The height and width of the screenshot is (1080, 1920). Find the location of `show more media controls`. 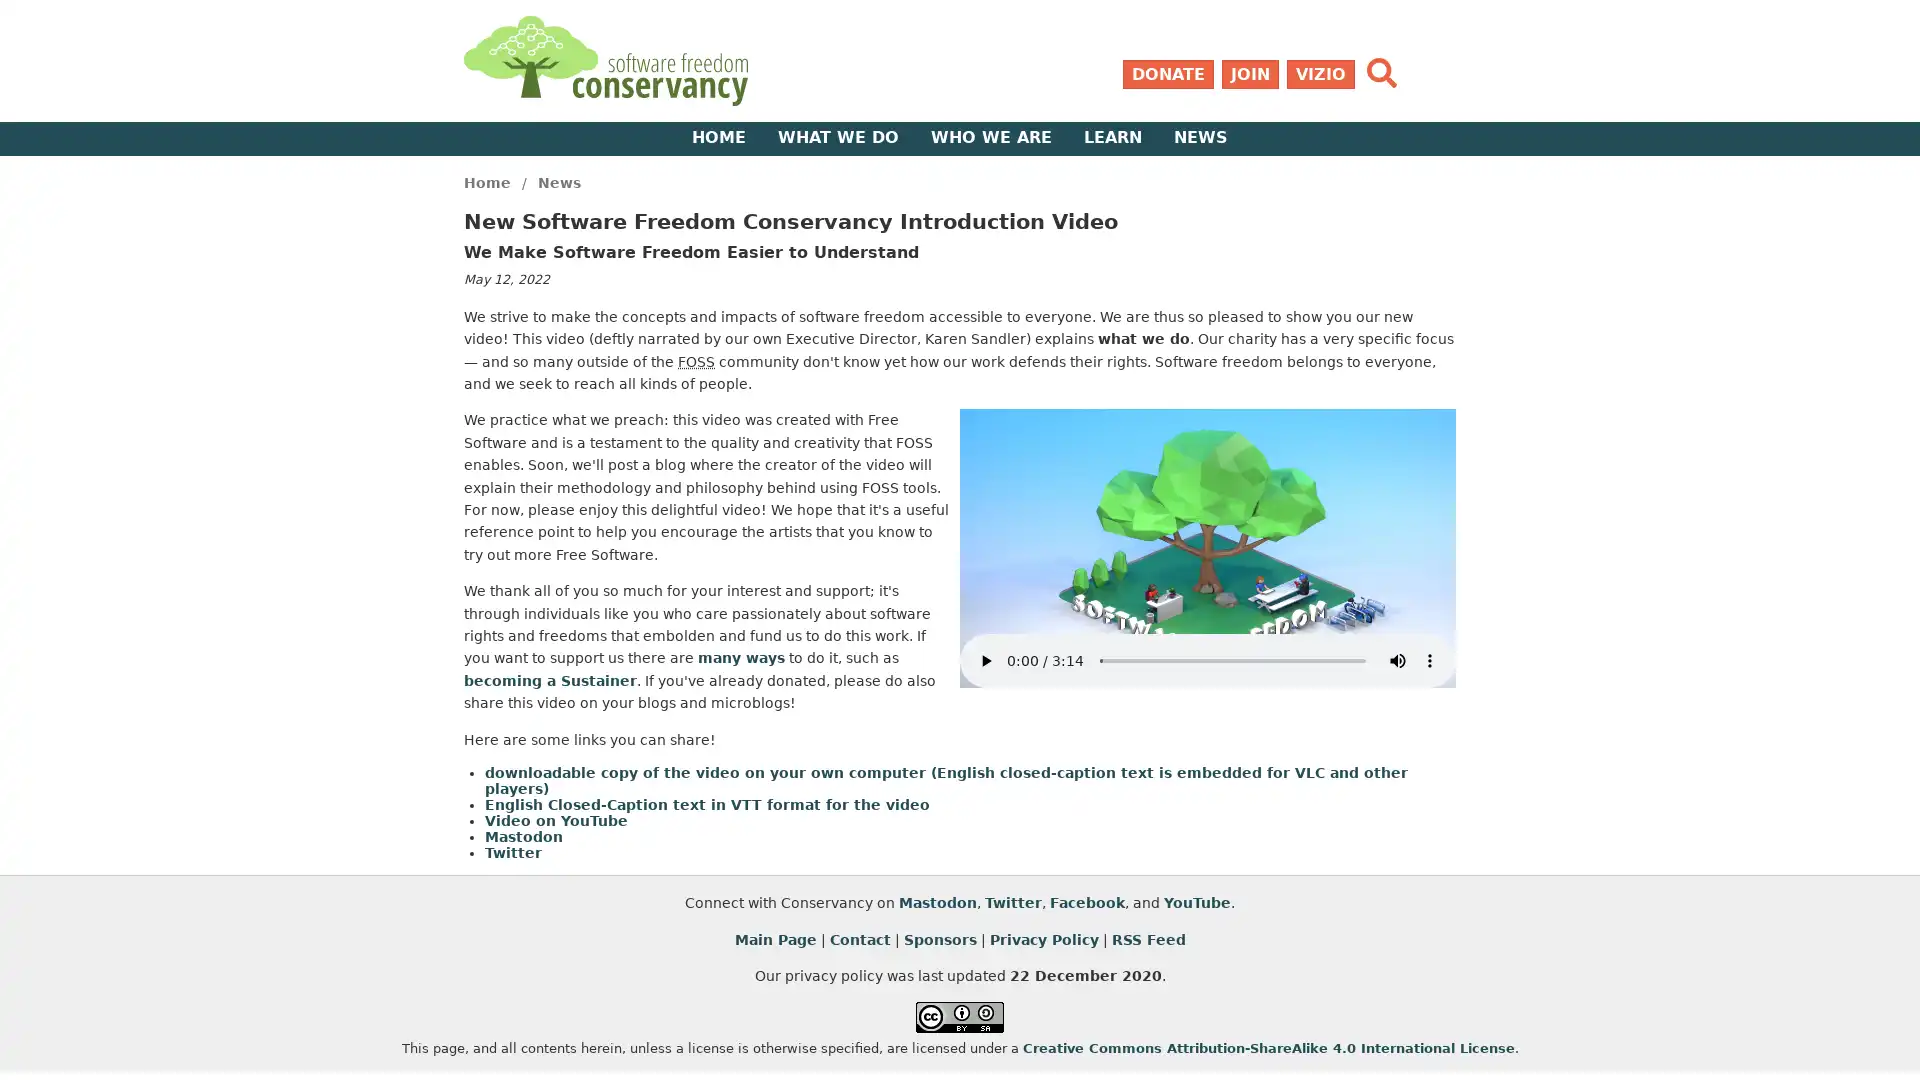

show more media controls is located at coordinates (1429, 660).